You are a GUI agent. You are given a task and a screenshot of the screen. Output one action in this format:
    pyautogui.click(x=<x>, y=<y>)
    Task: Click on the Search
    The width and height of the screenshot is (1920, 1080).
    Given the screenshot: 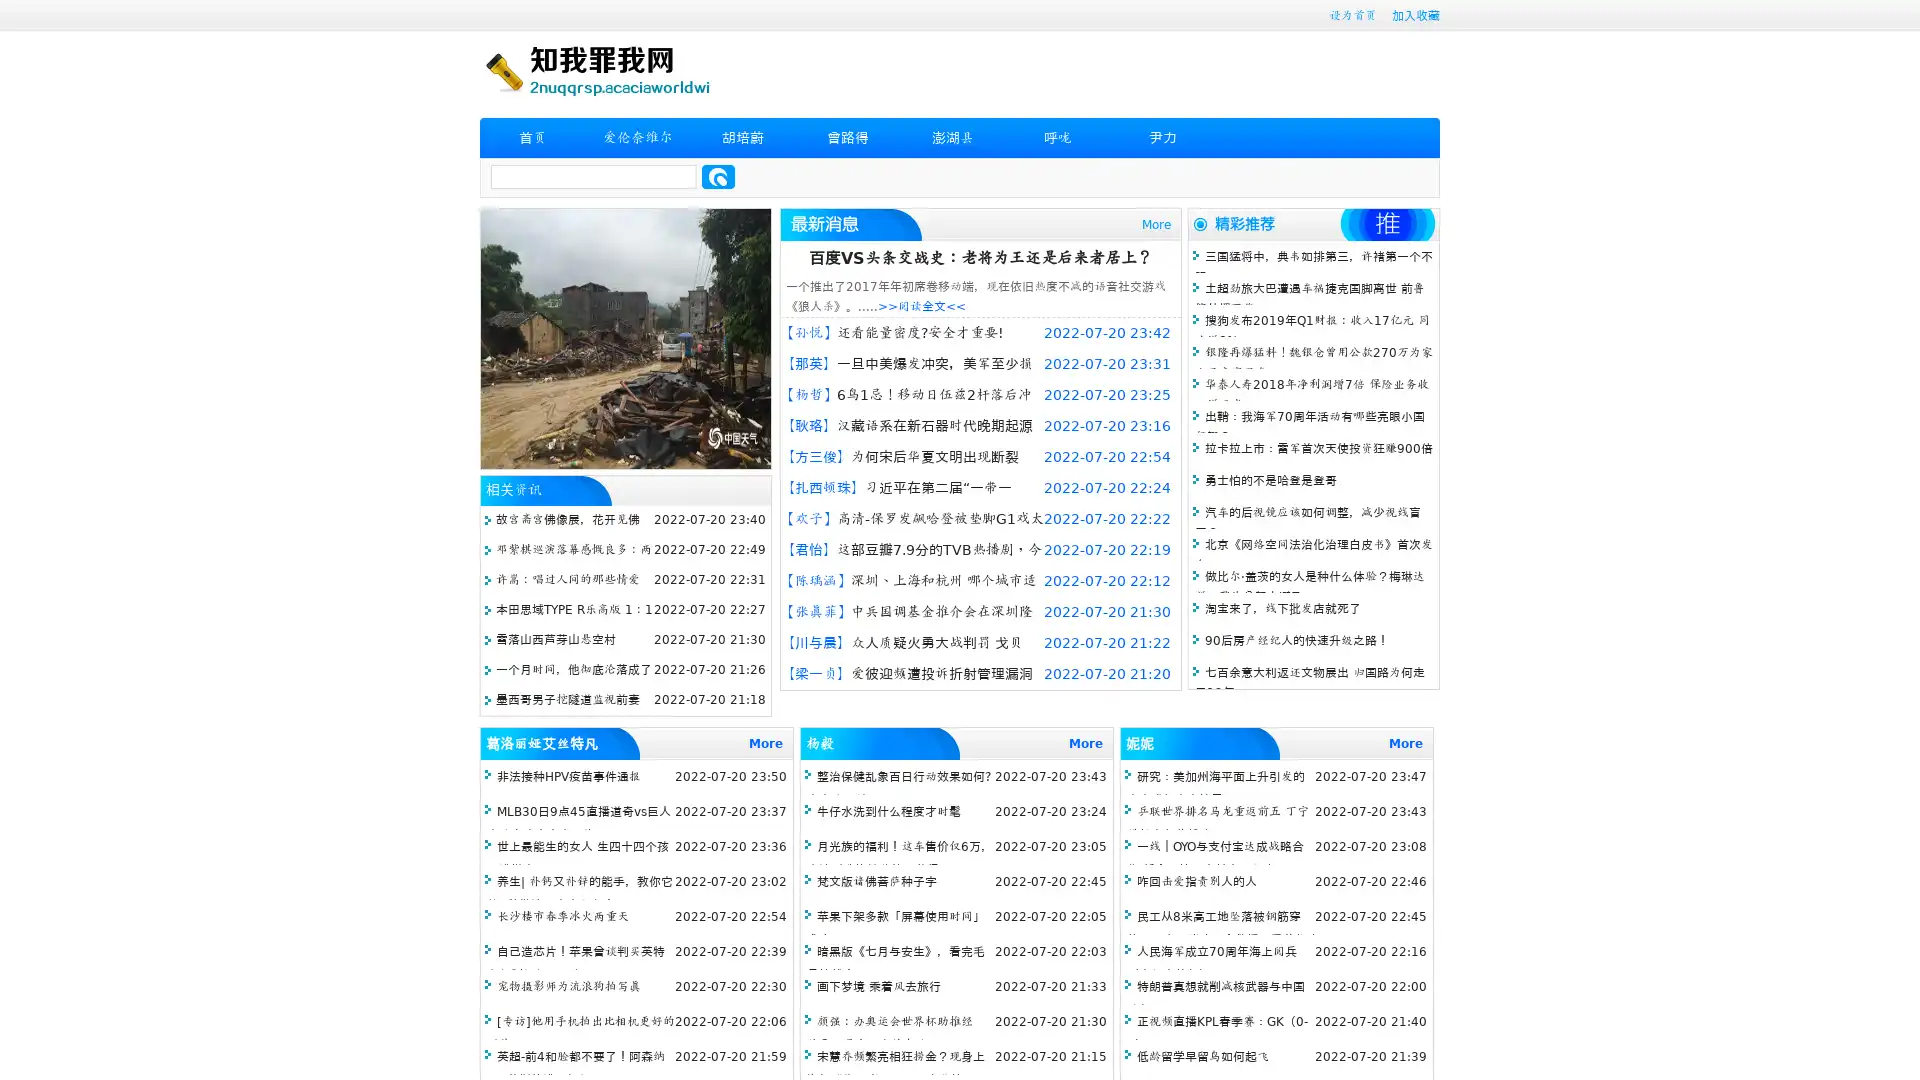 What is the action you would take?
    pyautogui.click(x=718, y=176)
    